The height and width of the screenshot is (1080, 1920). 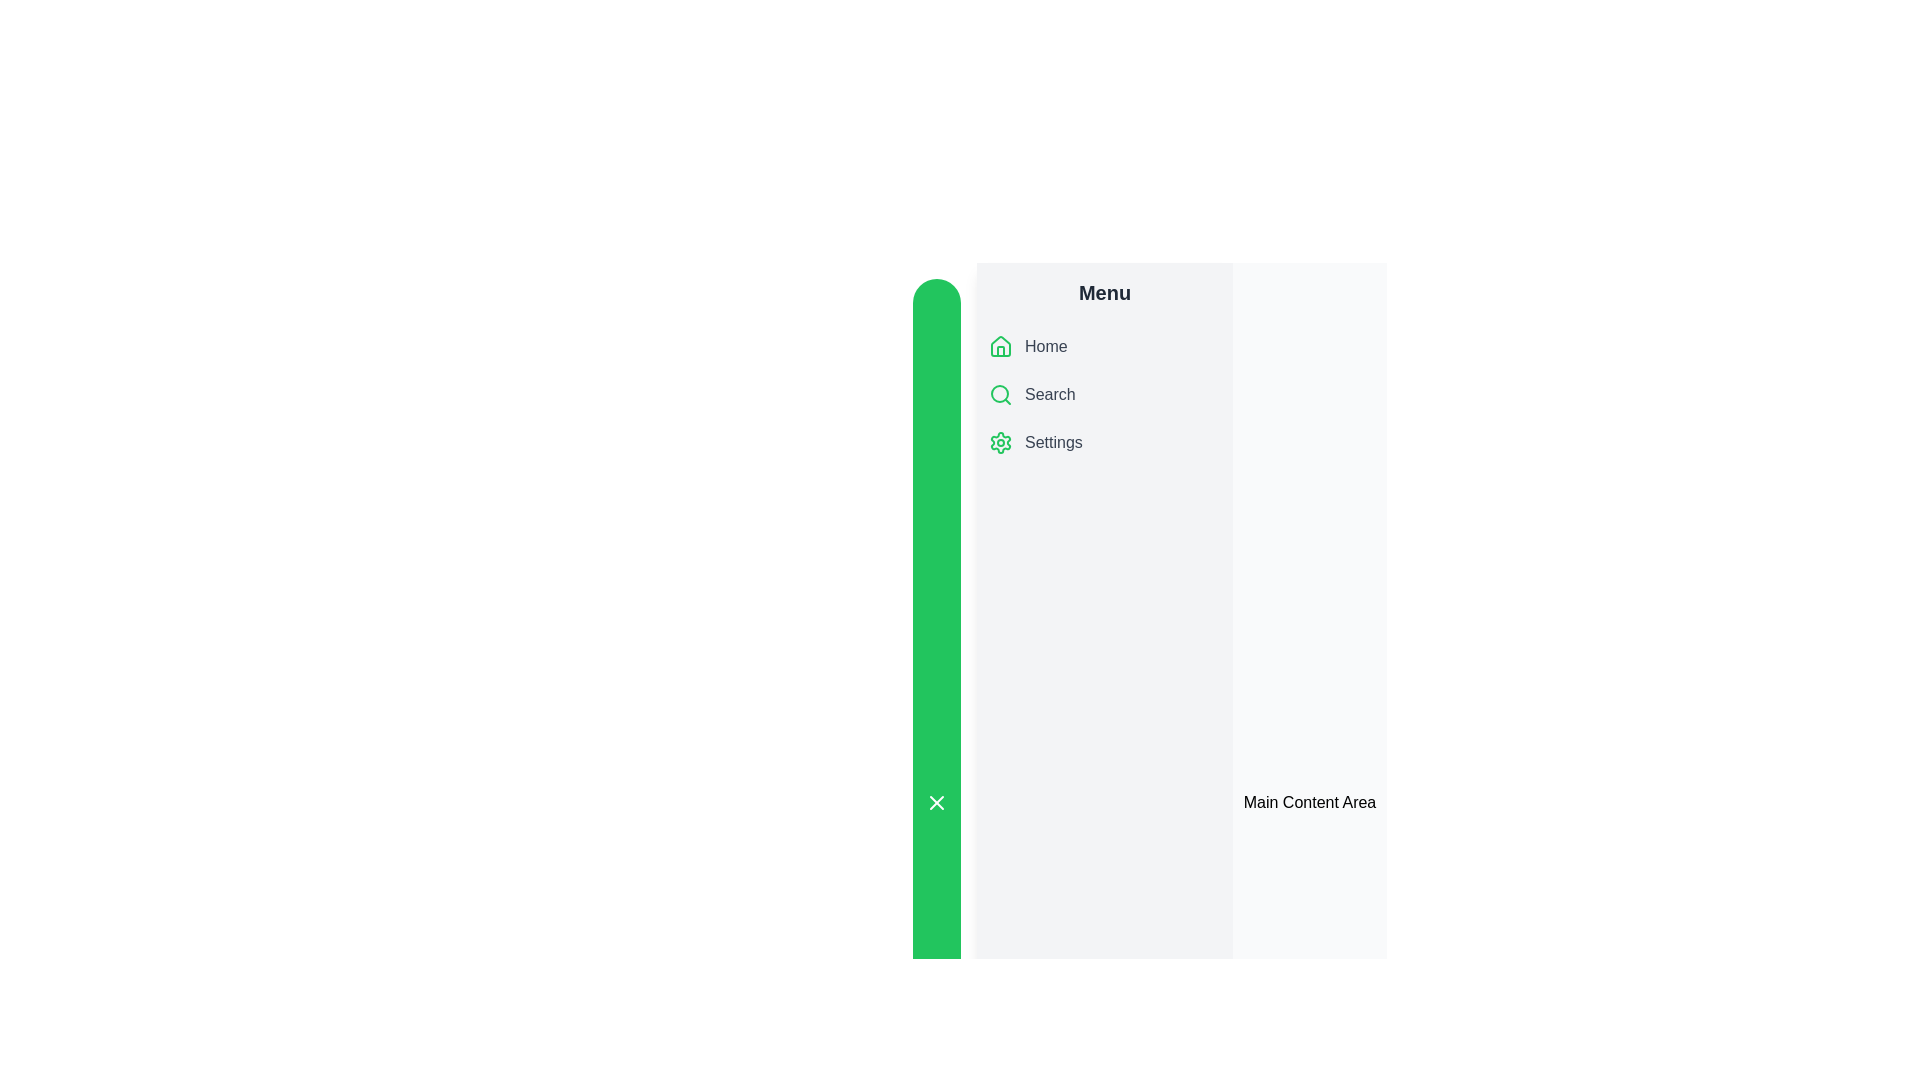 I want to click on the menu item Home to observe the hover effect, so click(x=1103, y=346).